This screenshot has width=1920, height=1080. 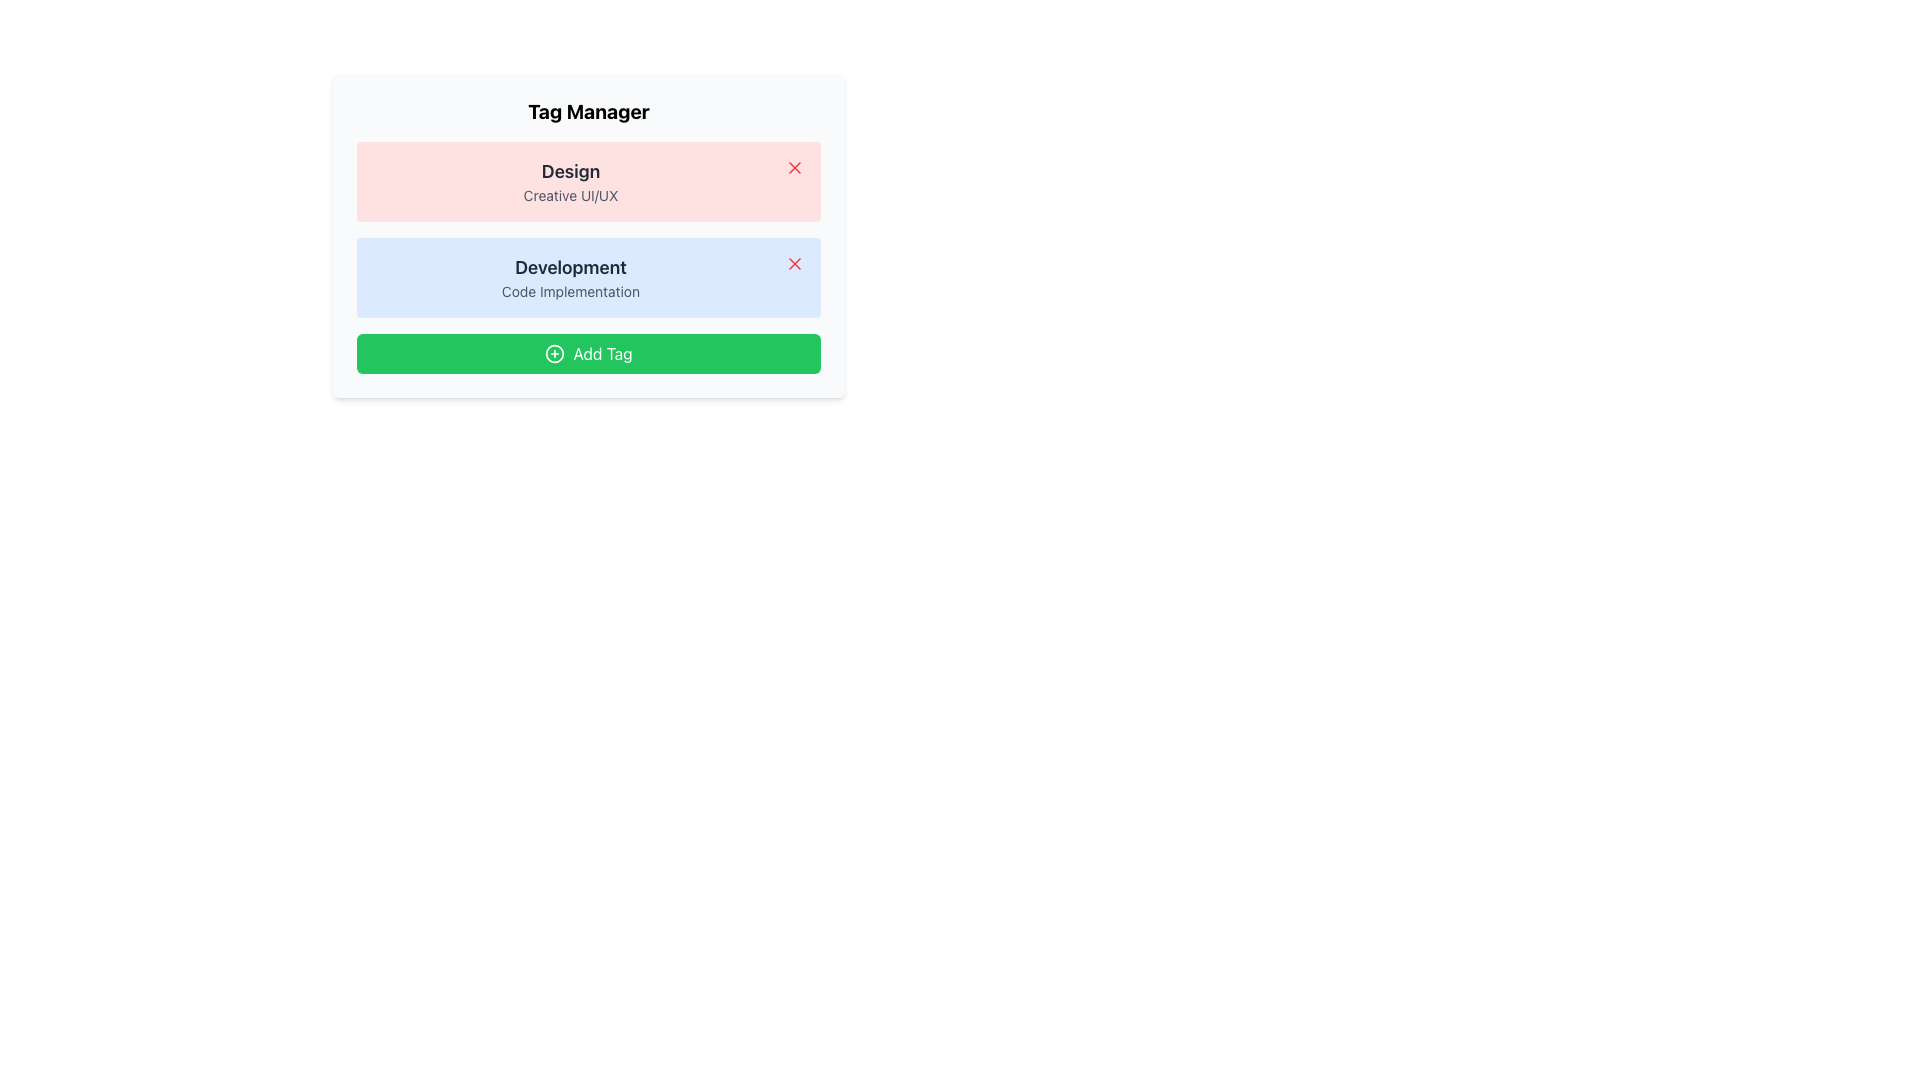 I want to click on the circular '+' icon within the green 'Add Tag' button located below the 'Design' and 'Development' tags, so click(x=555, y=353).